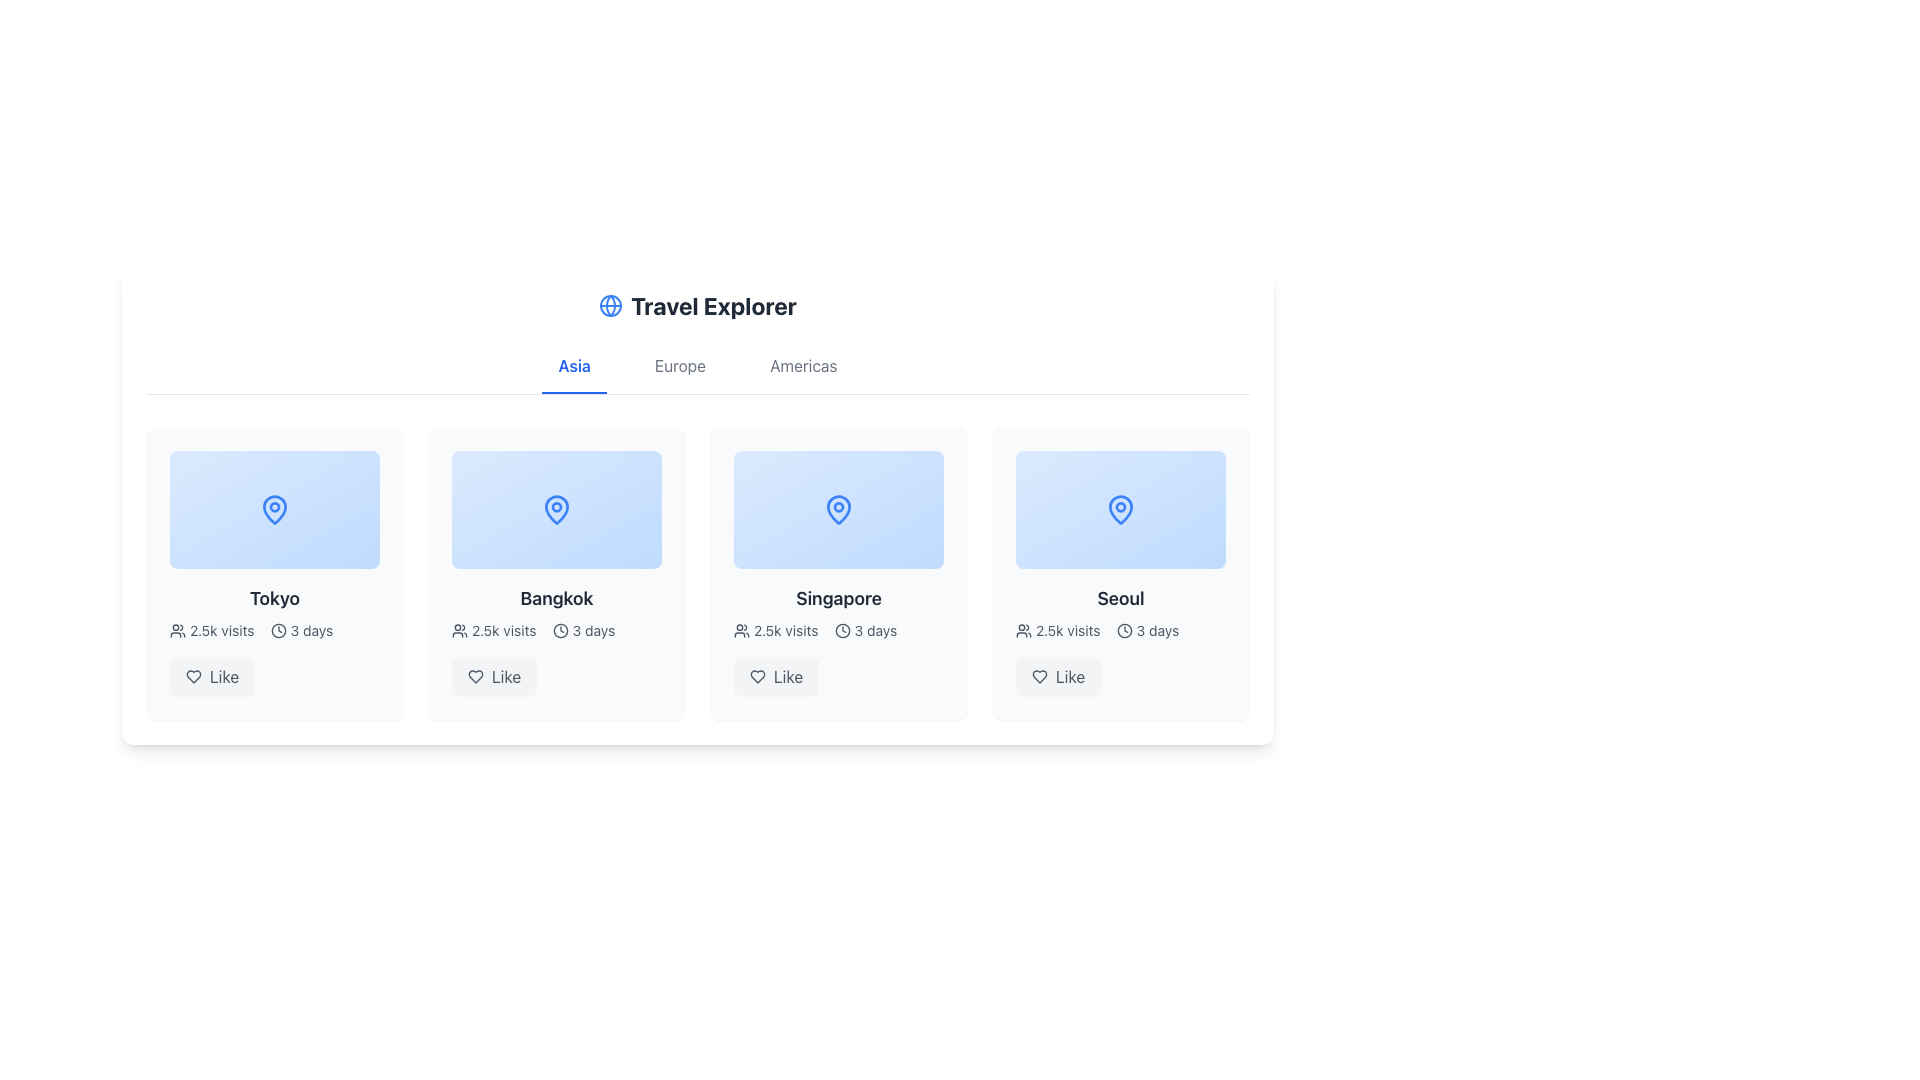 The height and width of the screenshot is (1080, 1920). Describe the element at coordinates (785, 631) in the screenshot. I see `the text label displaying '2.5k visits', which is styled with a standard font and located next to the group icon below the title 'Singapore'` at that location.